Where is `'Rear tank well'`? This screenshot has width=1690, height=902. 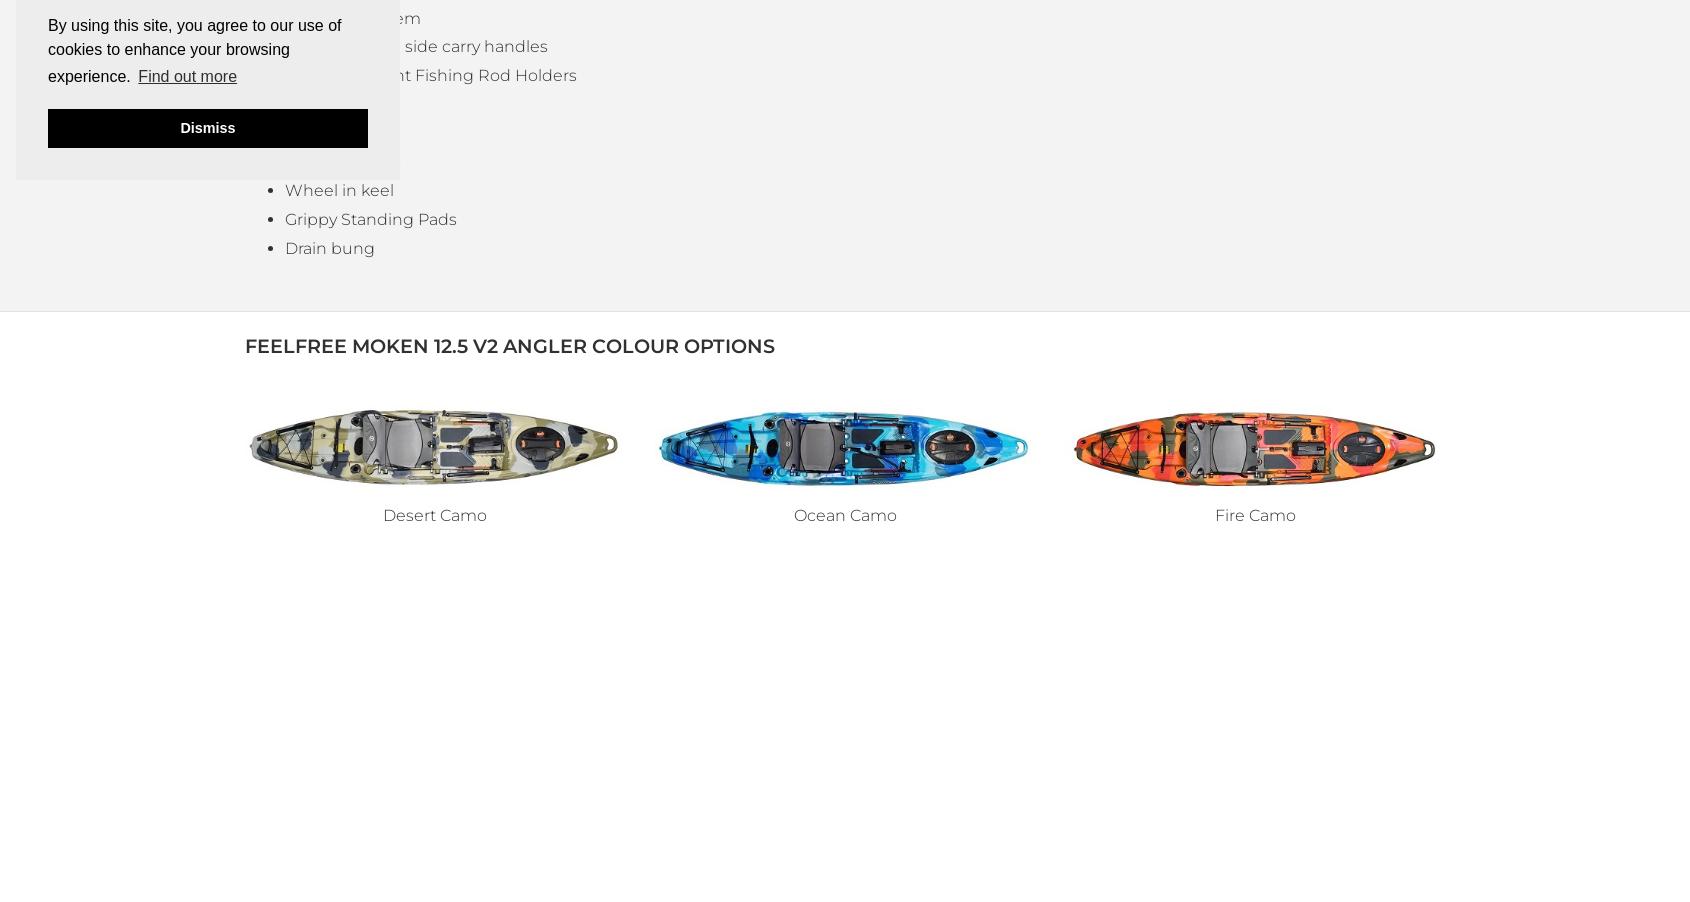 'Rear tank well' is located at coordinates (340, 132).